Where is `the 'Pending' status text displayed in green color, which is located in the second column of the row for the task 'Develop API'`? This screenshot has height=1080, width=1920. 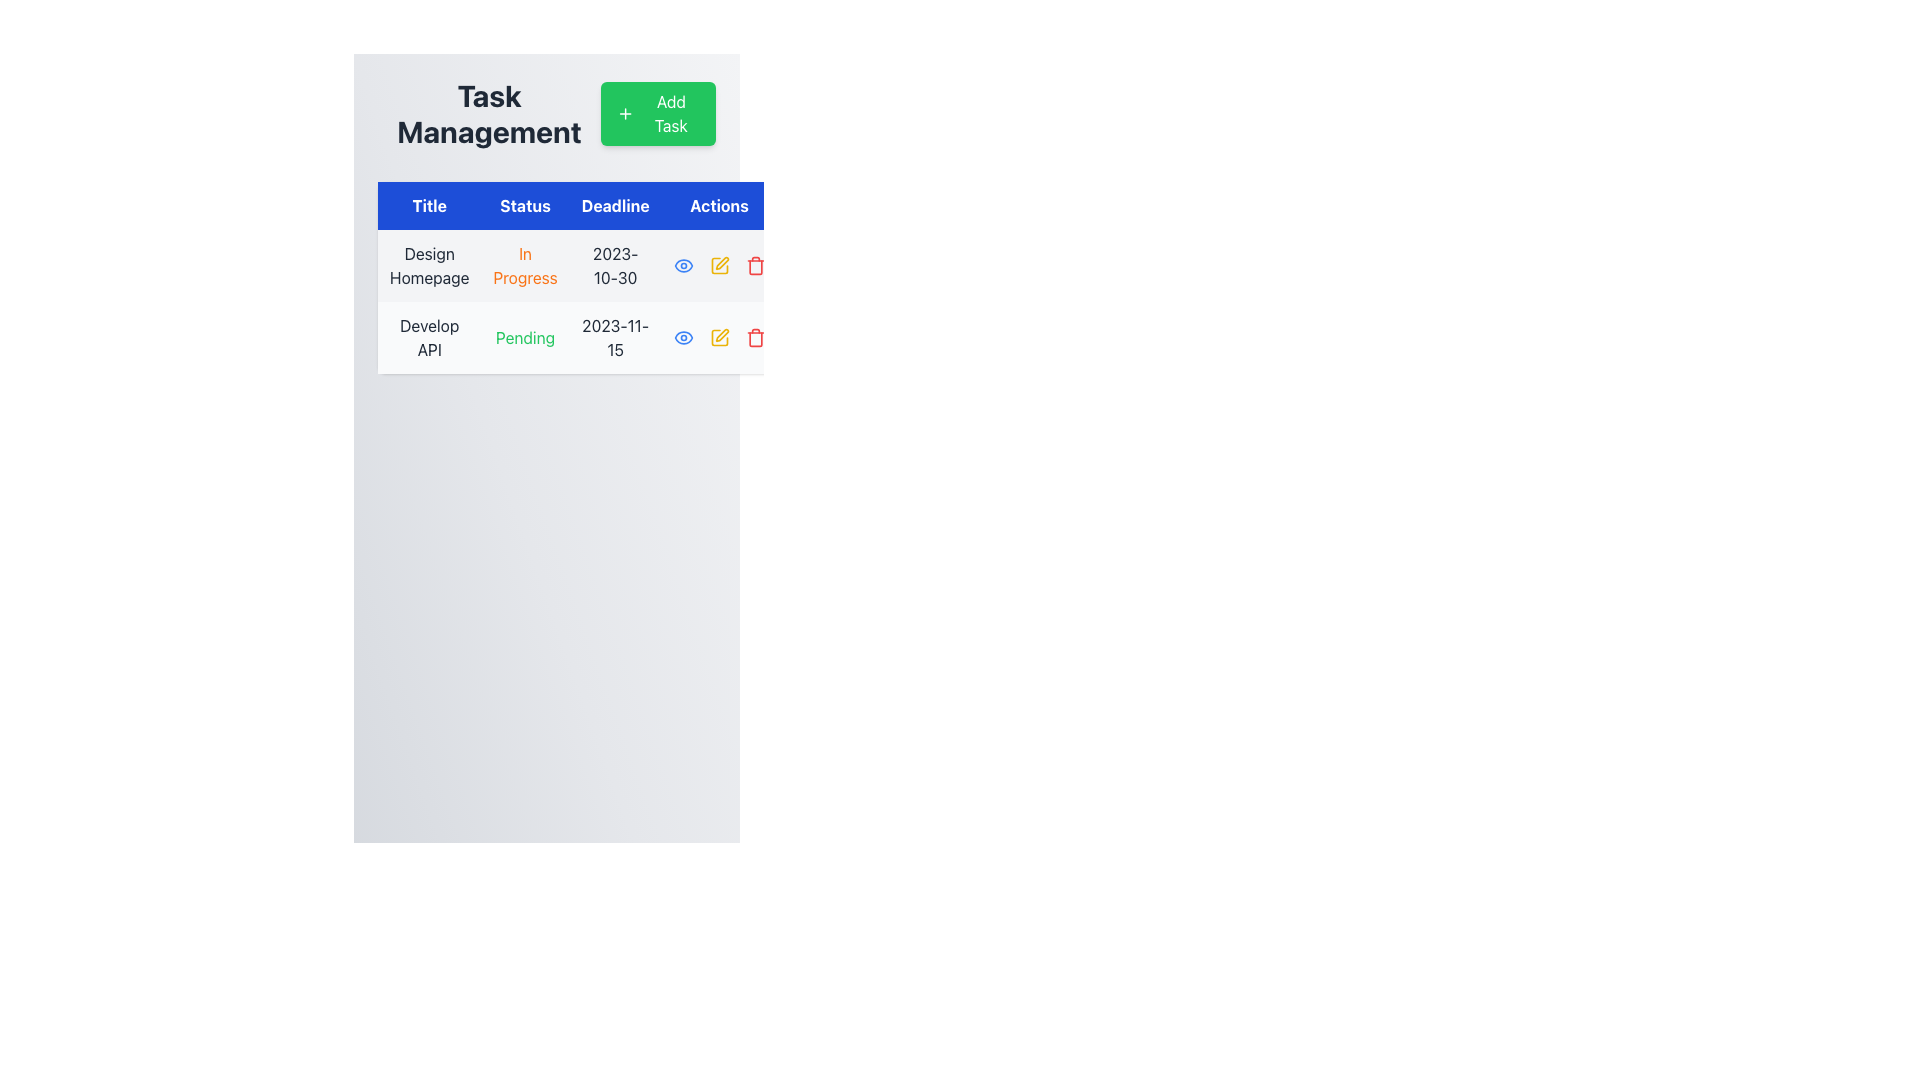
the 'Pending' status text displayed in green color, which is located in the second column of the row for the task 'Develop API' is located at coordinates (525, 337).